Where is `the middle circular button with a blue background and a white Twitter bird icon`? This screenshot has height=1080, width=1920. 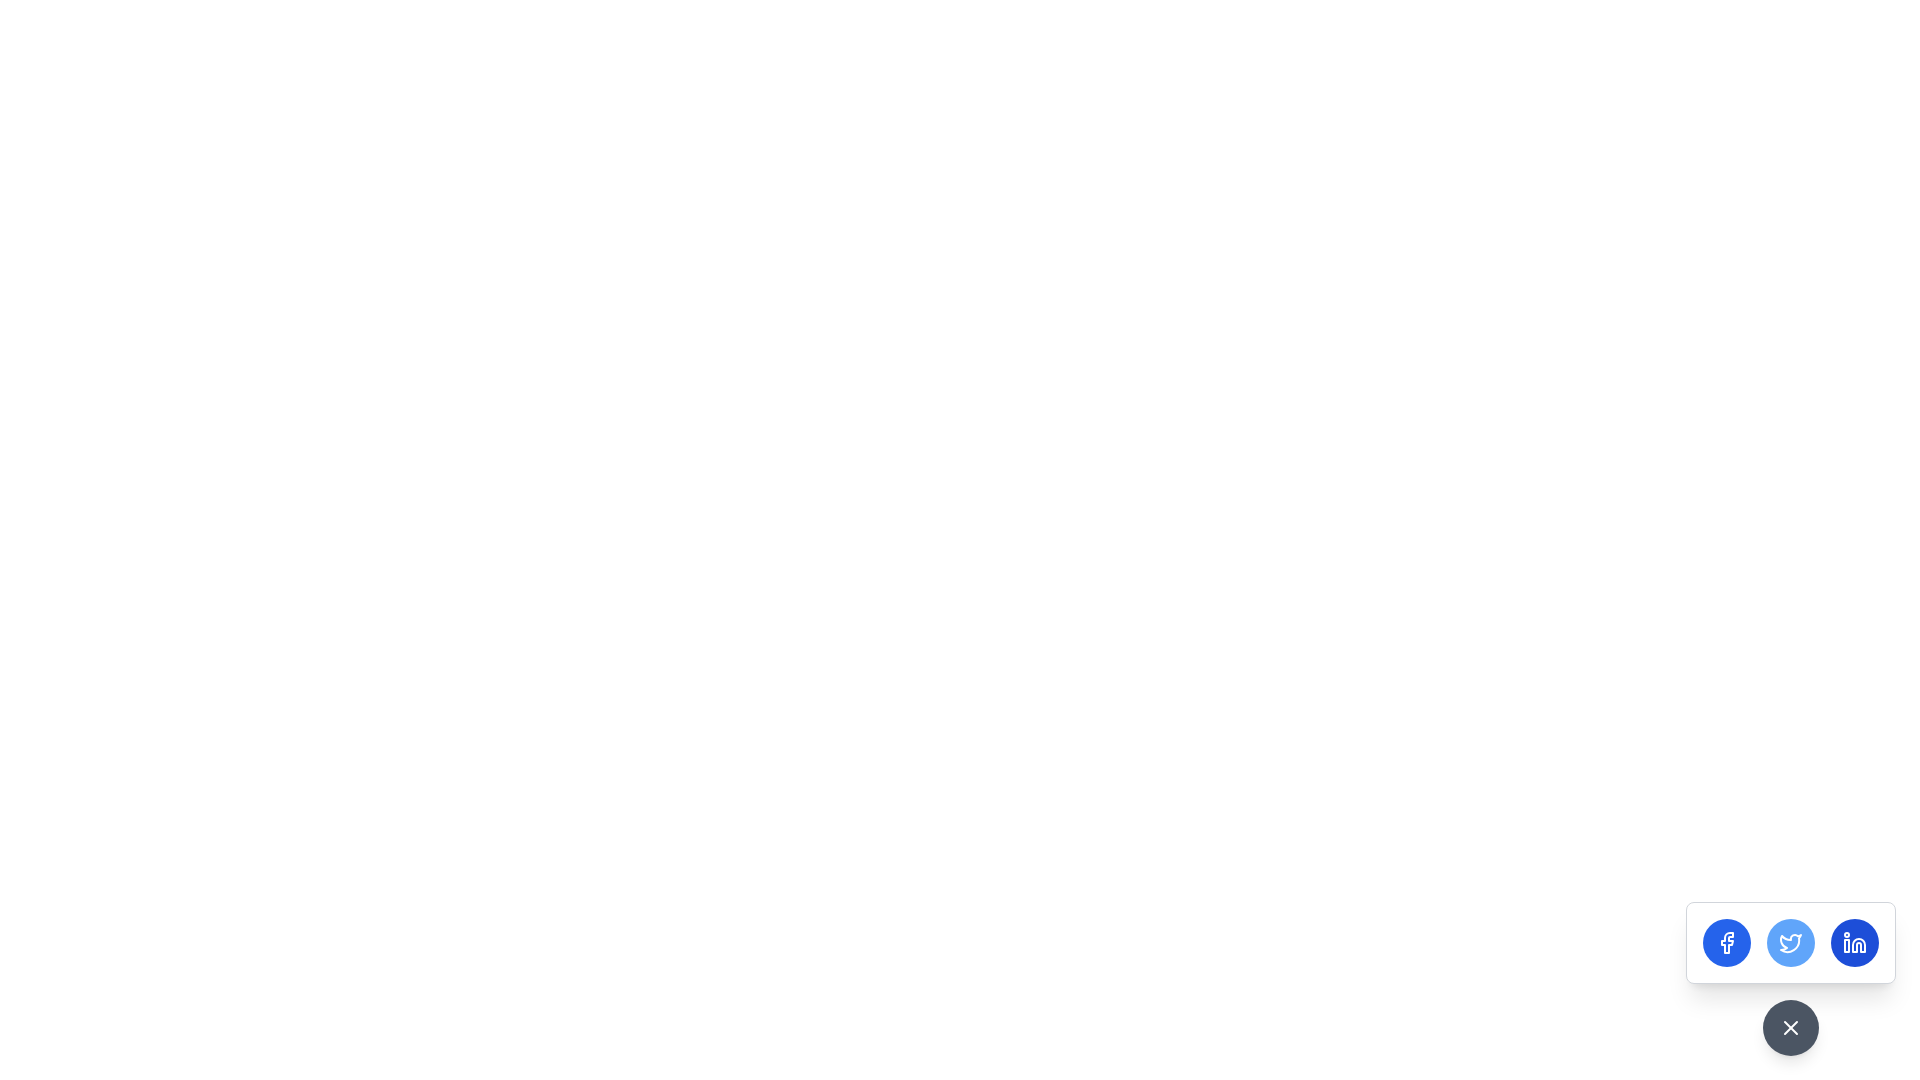 the middle circular button with a blue background and a white Twitter bird icon is located at coordinates (1790, 942).